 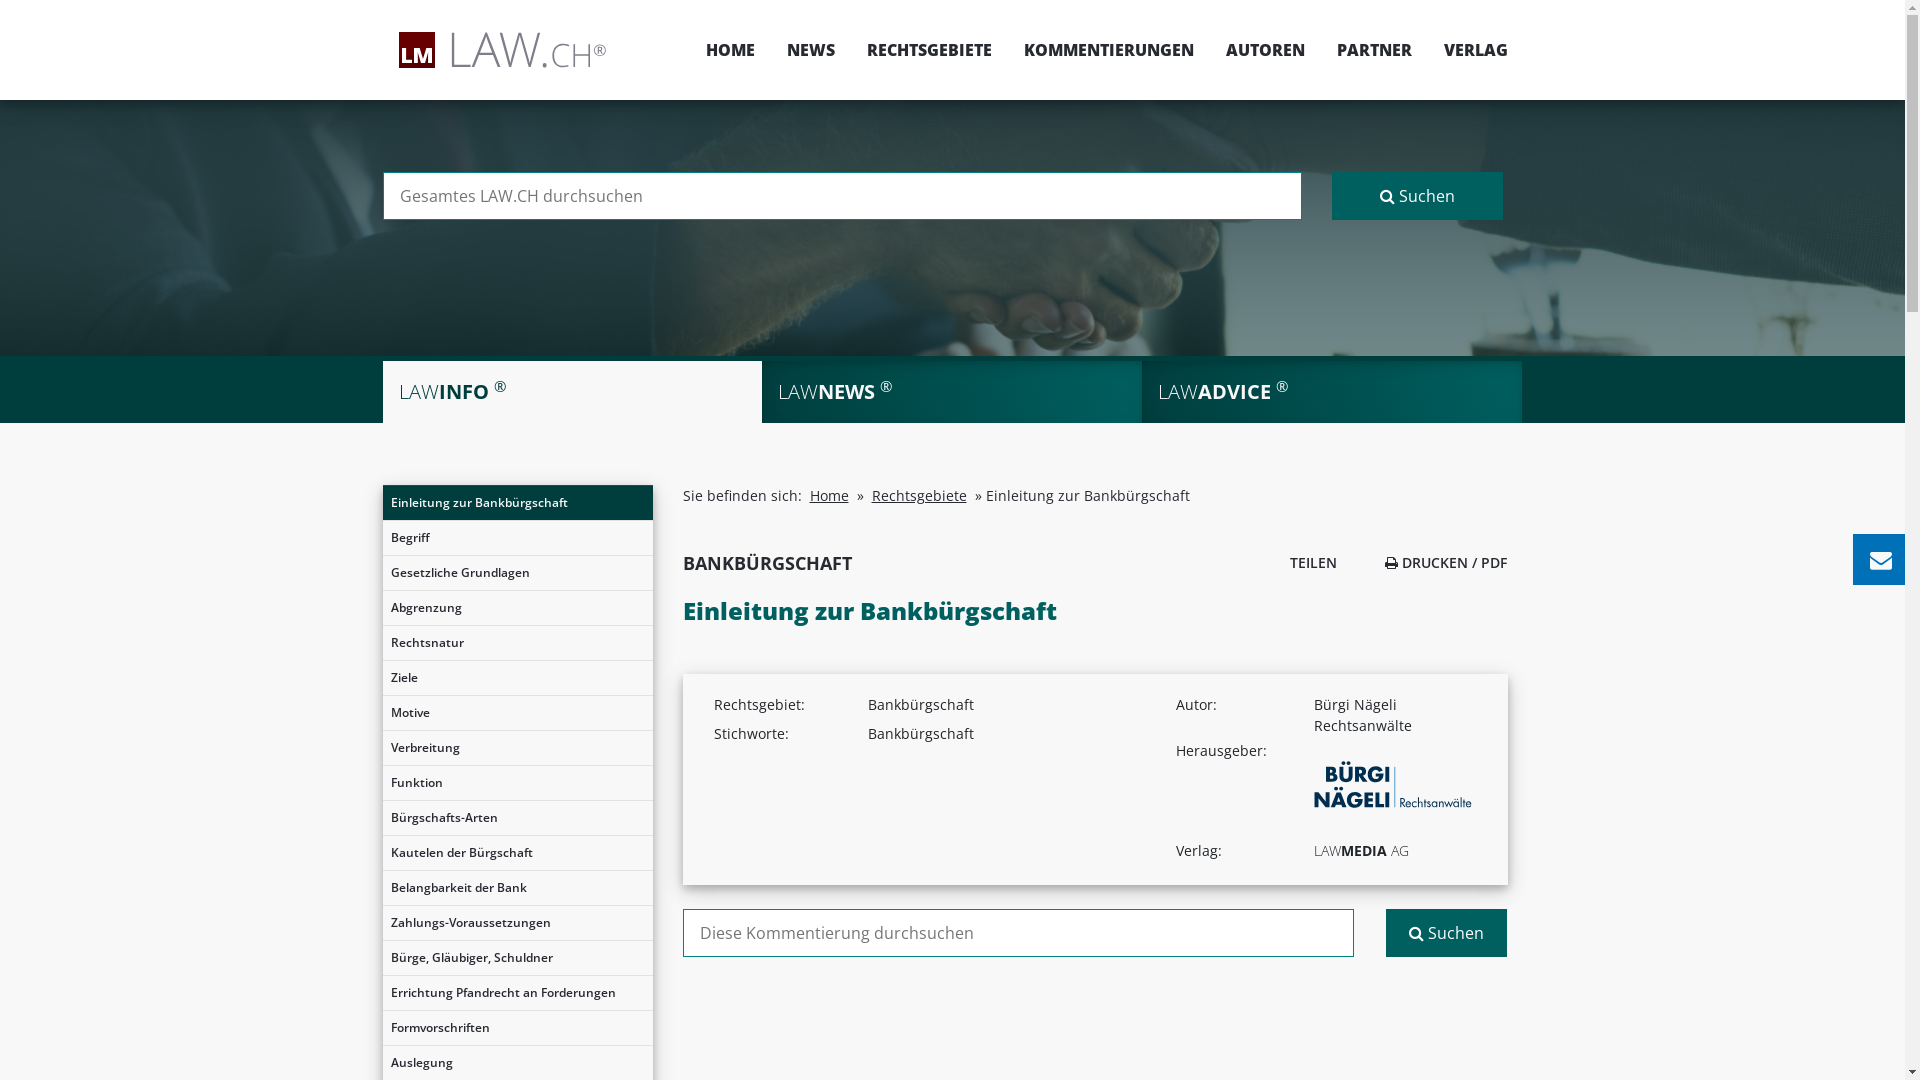 What do you see at coordinates (1372, 49) in the screenshot?
I see `'PARTNER'` at bounding box center [1372, 49].